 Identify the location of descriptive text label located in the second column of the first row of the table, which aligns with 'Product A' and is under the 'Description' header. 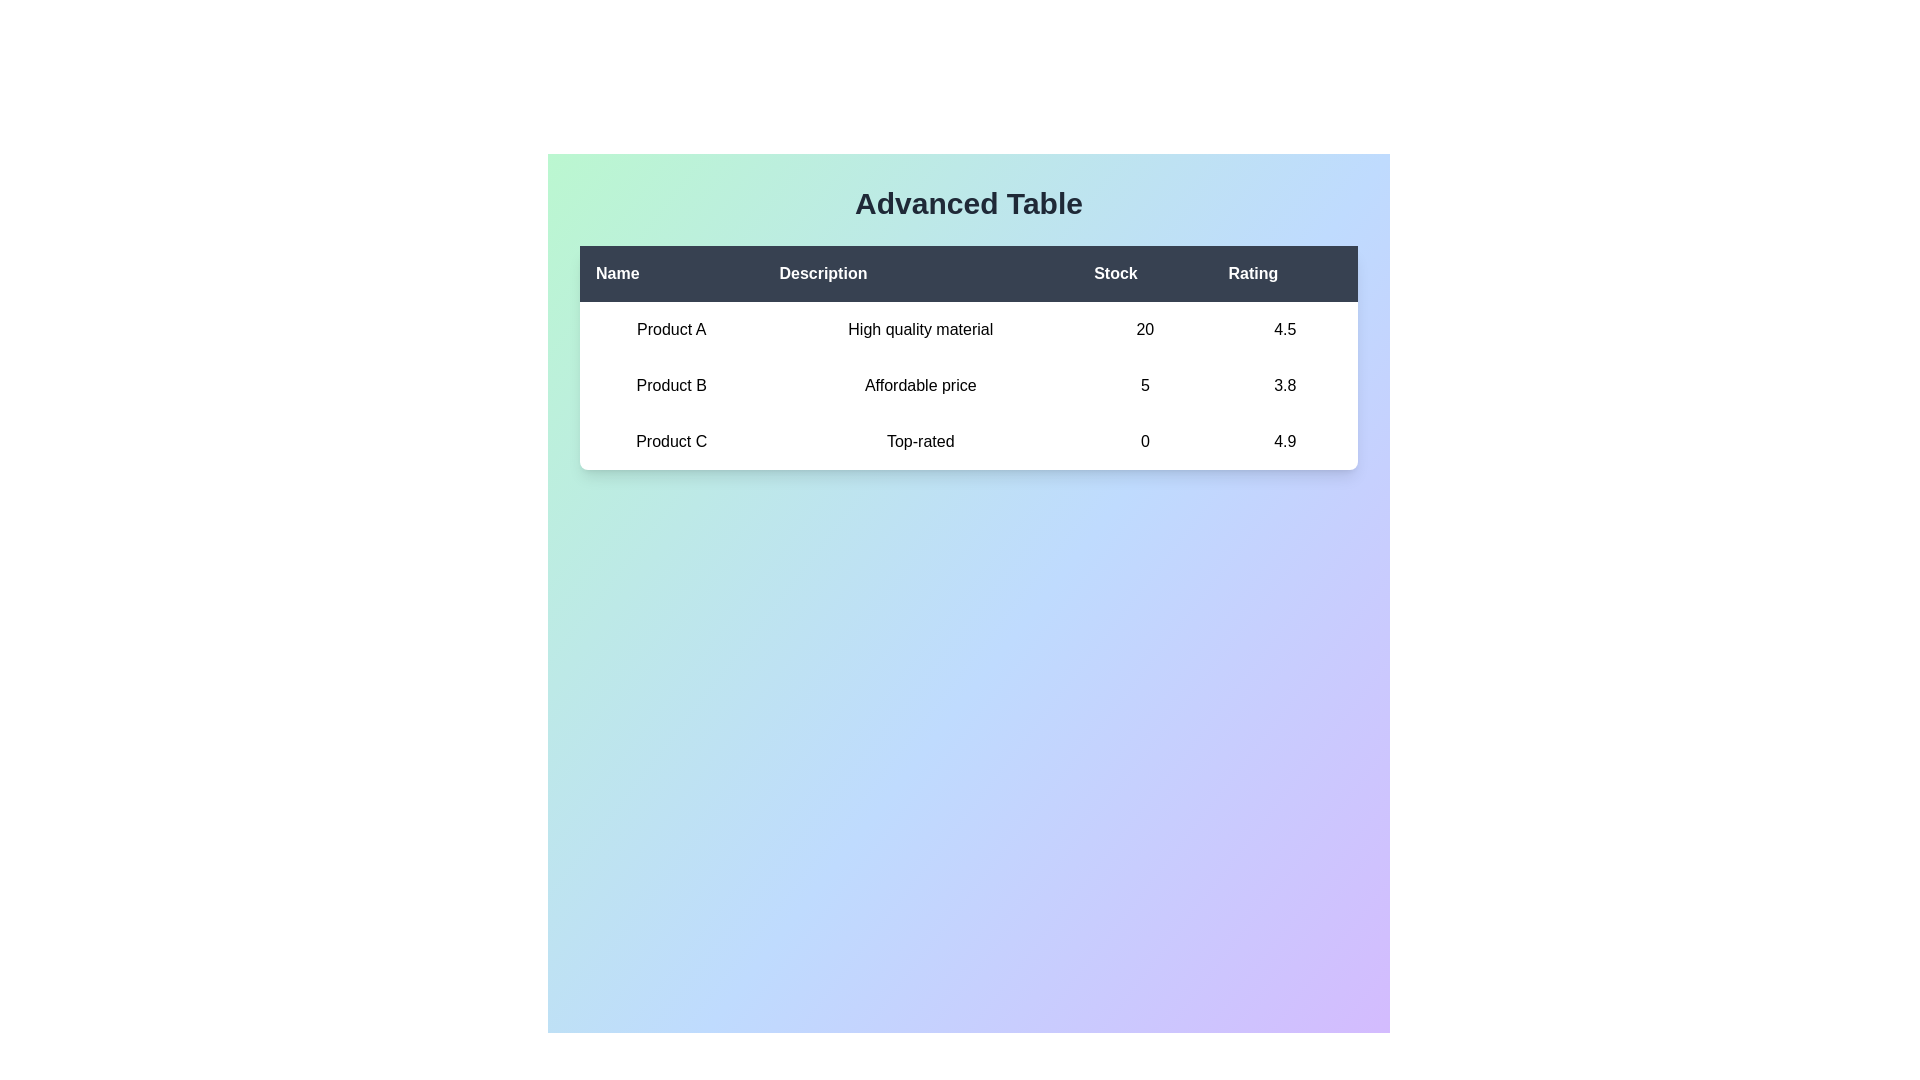
(919, 329).